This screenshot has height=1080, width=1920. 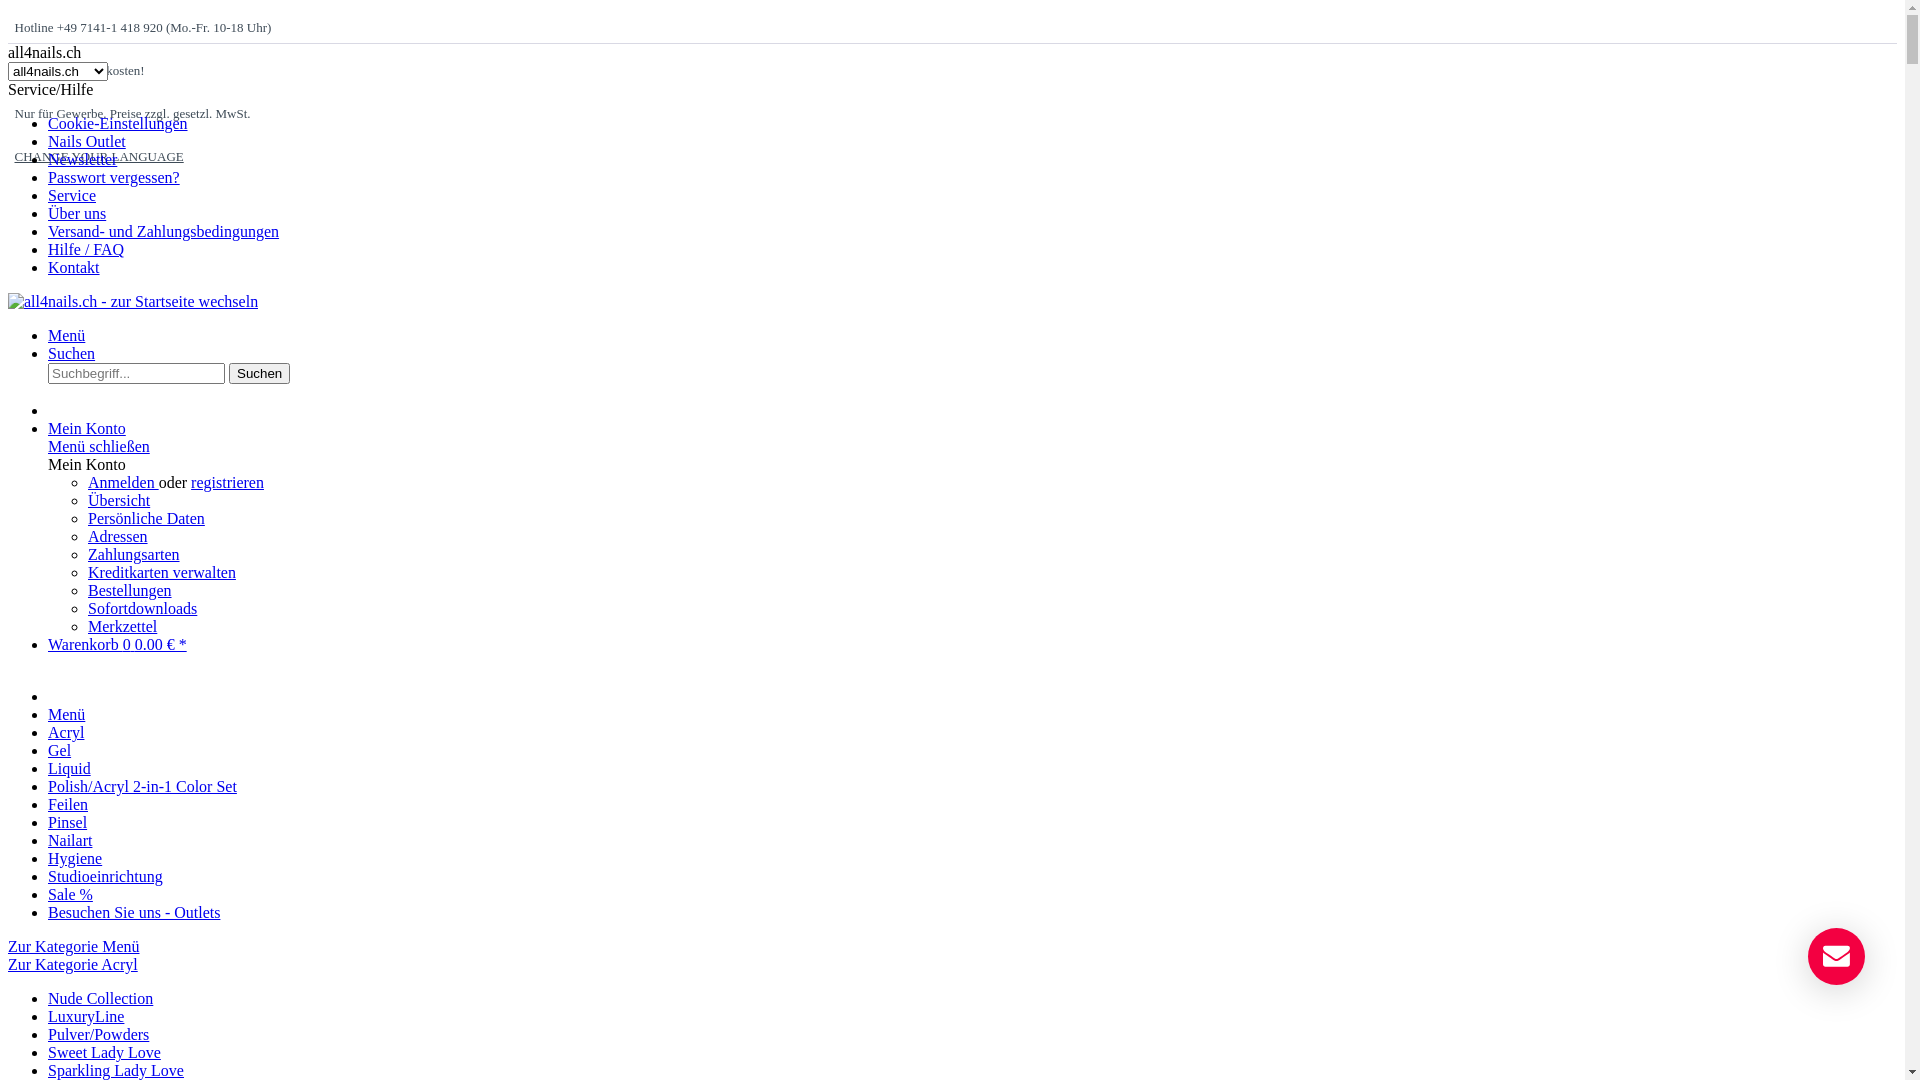 What do you see at coordinates (133, 912) in the screenshot?
I see `'Besuchen Sie uns - Outlets'` at bounding box center [133, 912].